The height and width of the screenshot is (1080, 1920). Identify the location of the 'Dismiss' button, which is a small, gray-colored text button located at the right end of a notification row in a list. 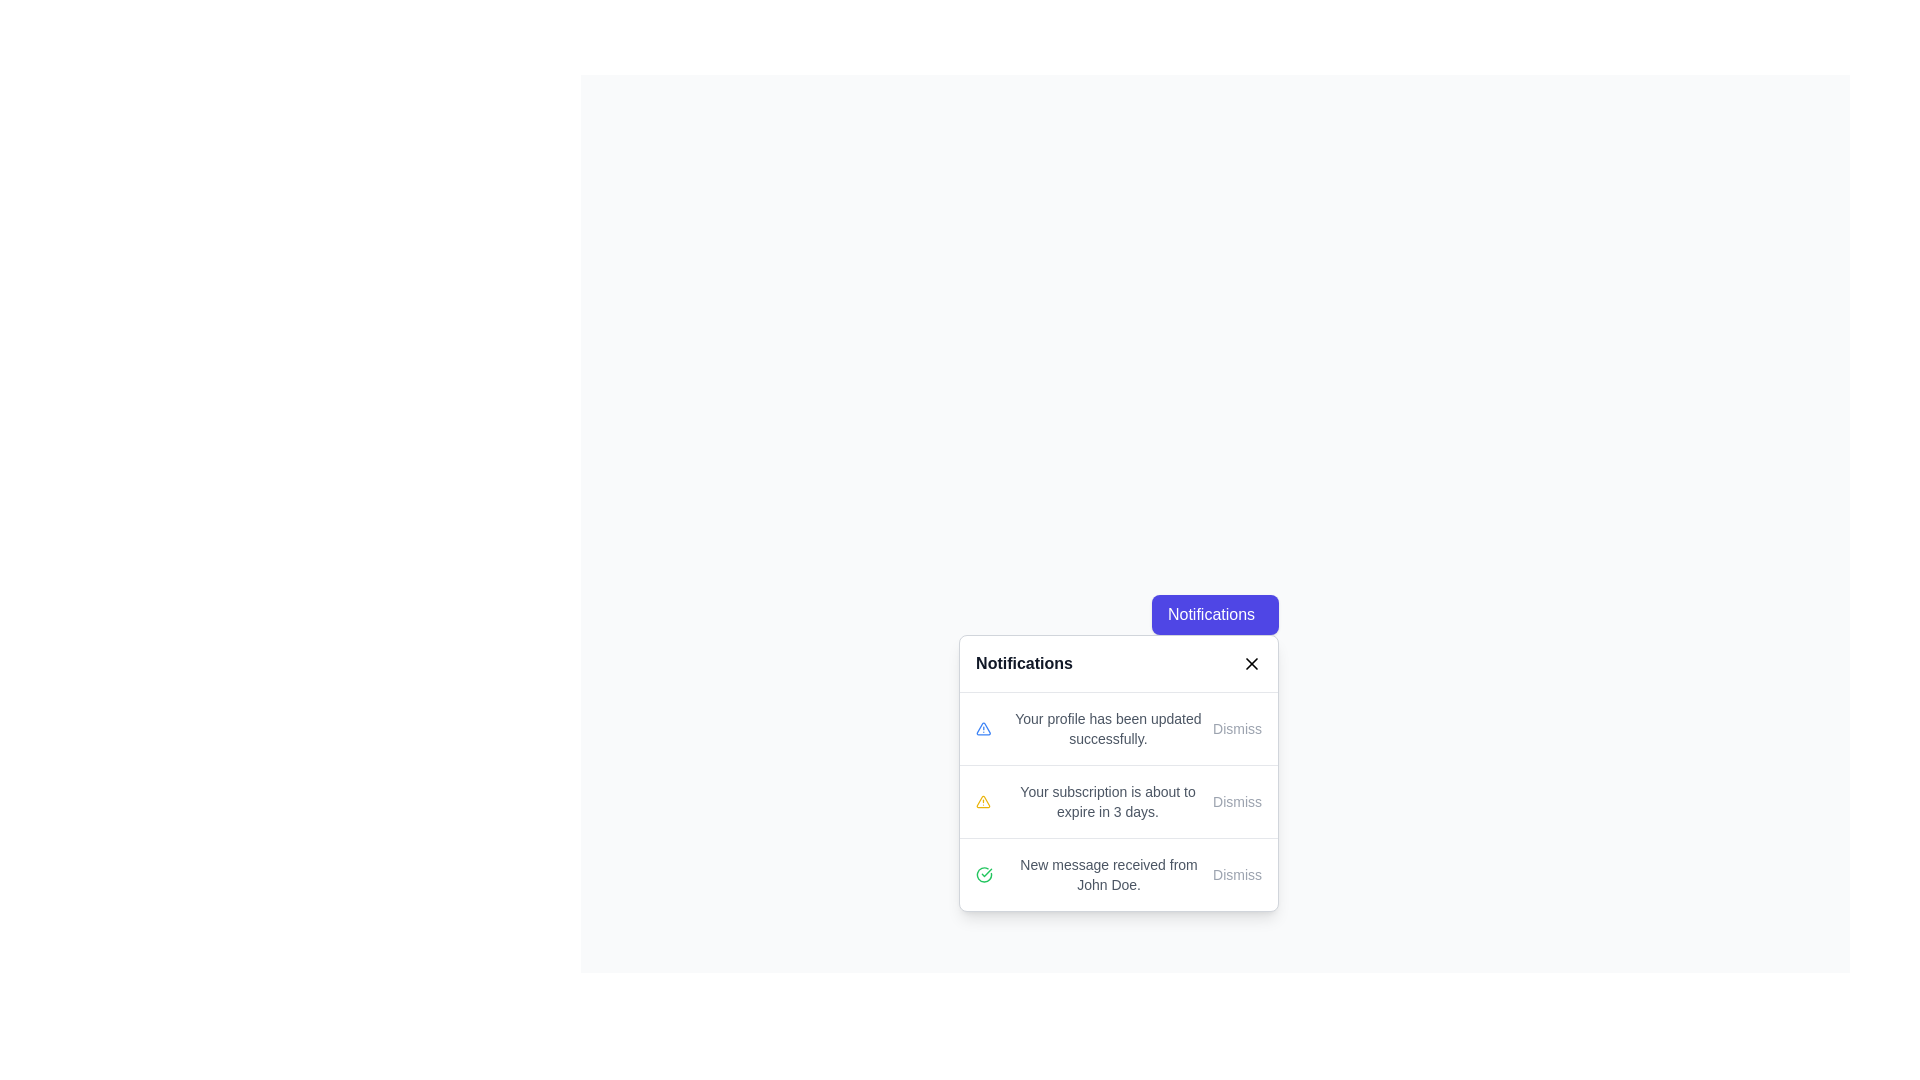
(1236, 874).